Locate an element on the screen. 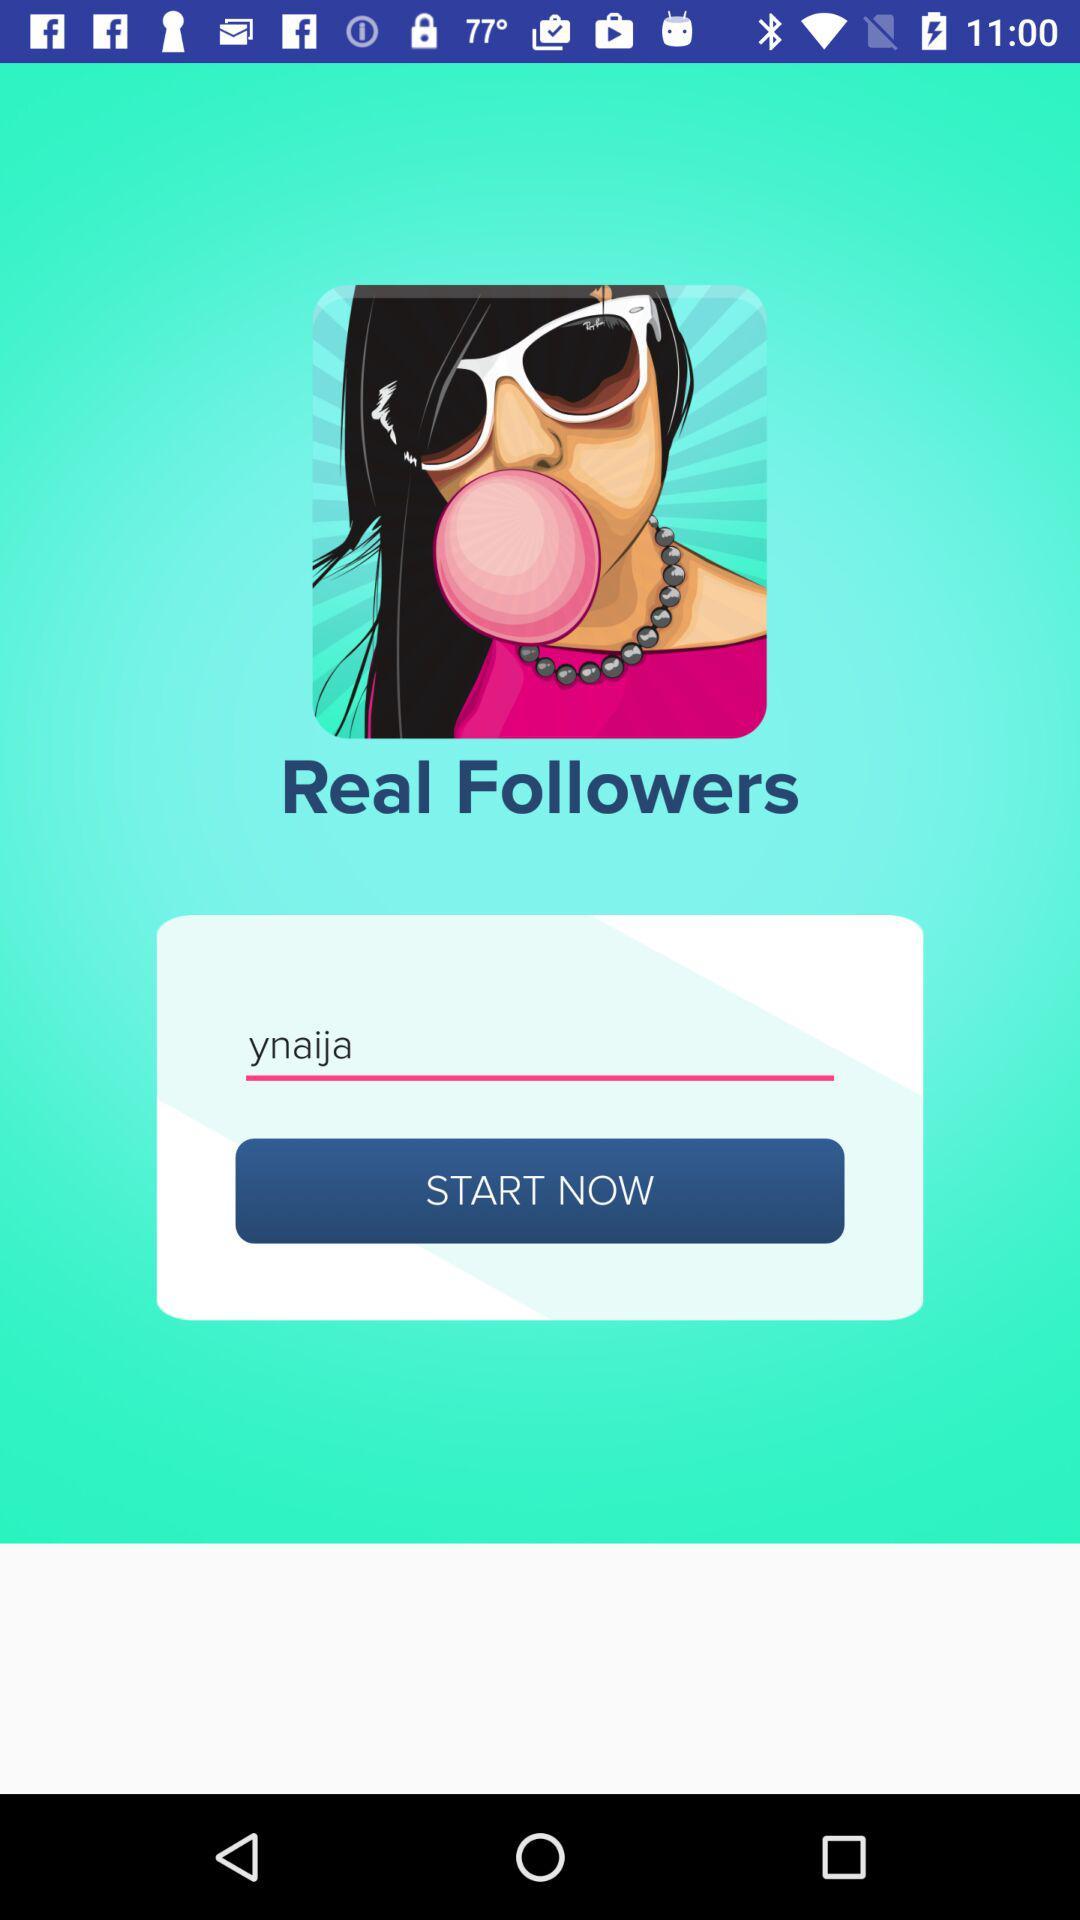 This screenshot has width=1080, height=1920. start now item is located at coordinates (540, 1190).